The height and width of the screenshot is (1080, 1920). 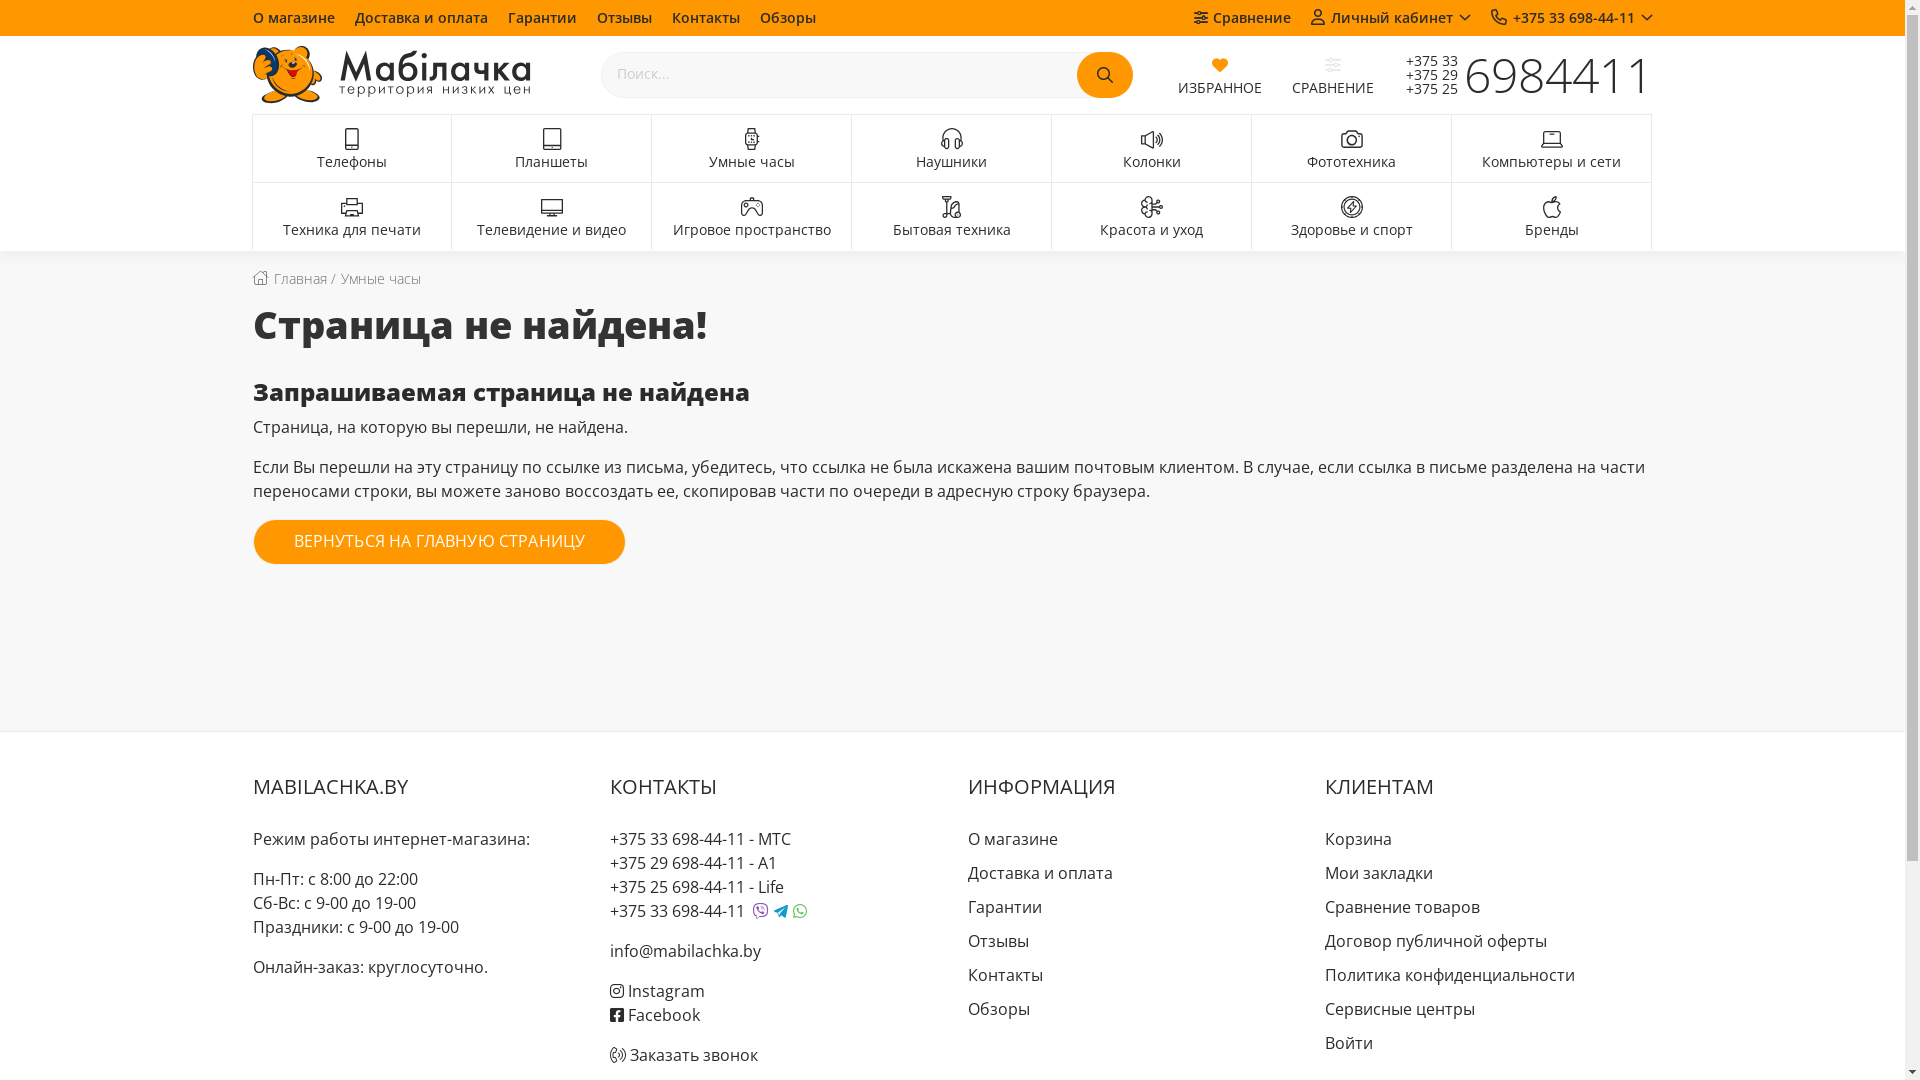 I want to click on '+375 33', so click(x=1386, y=60).